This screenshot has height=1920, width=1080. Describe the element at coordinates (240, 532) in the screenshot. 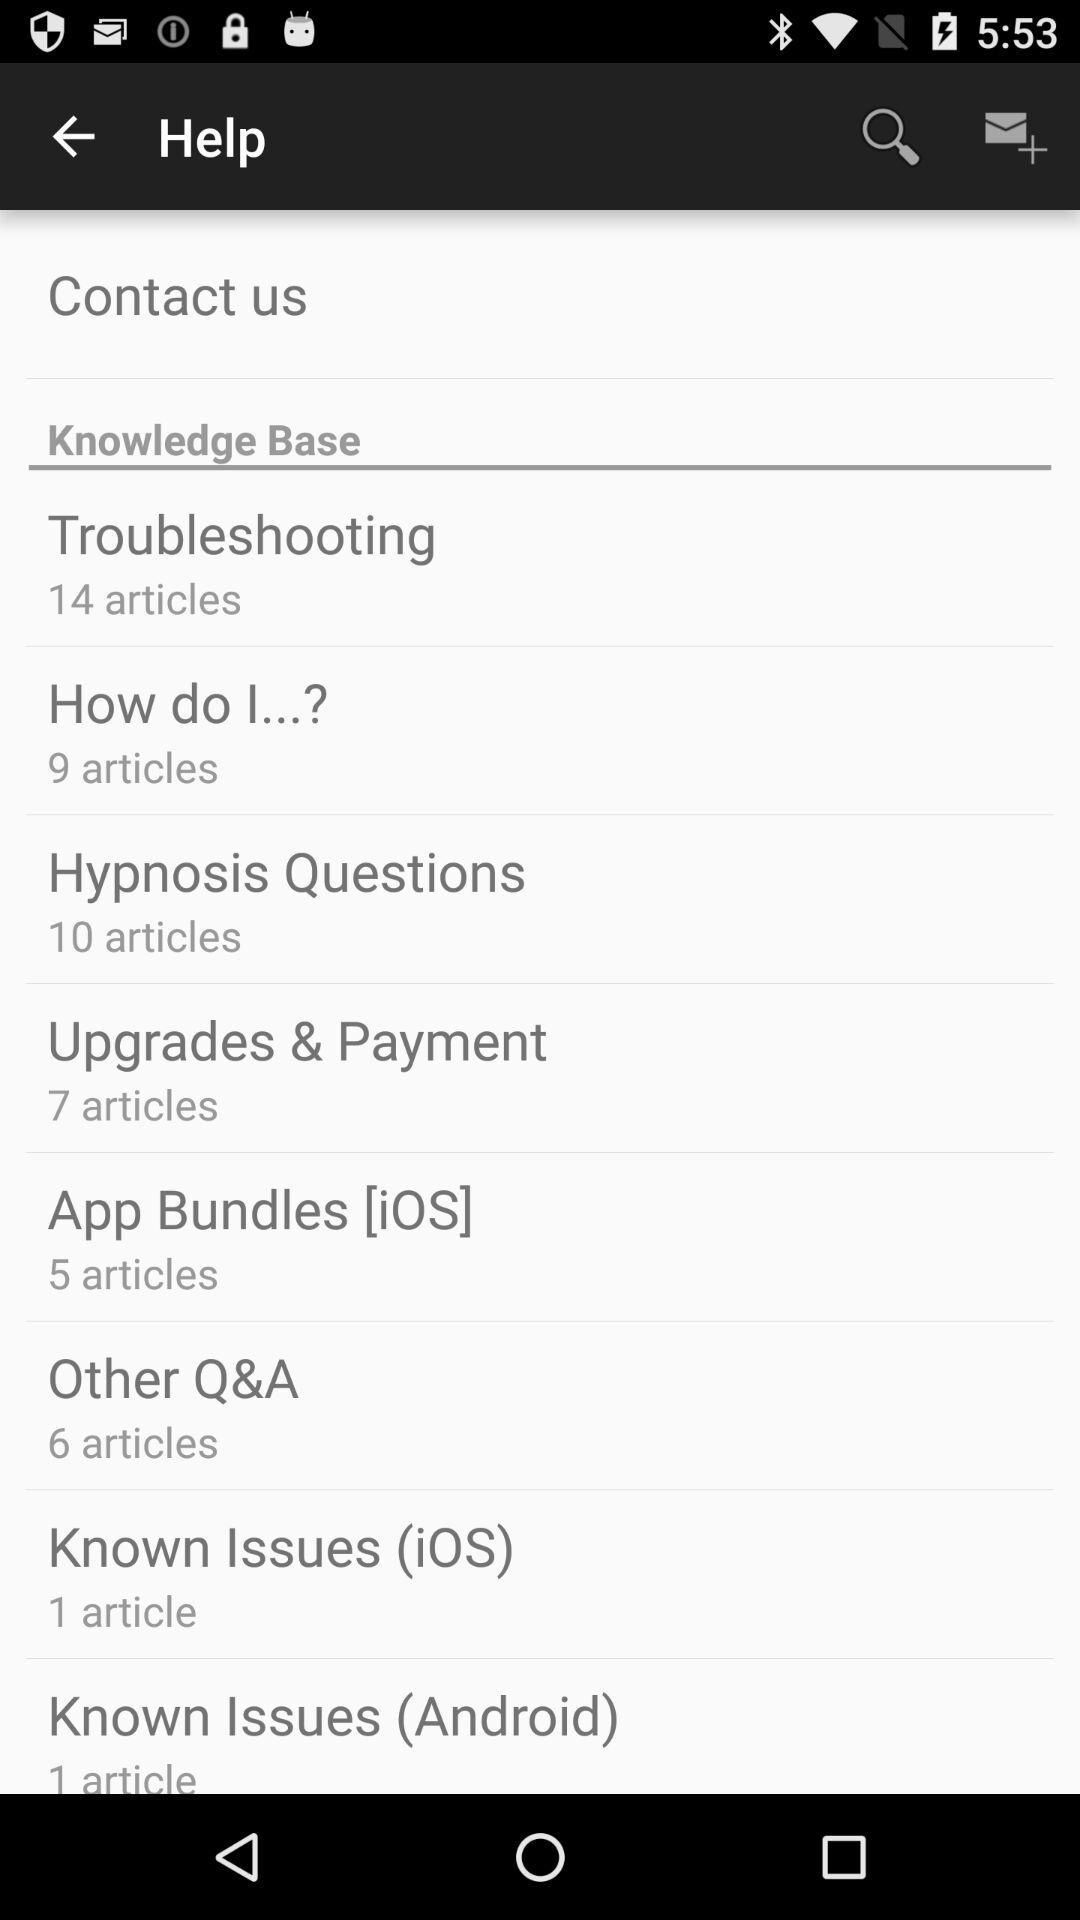

I see `troubleshooting` at that location.